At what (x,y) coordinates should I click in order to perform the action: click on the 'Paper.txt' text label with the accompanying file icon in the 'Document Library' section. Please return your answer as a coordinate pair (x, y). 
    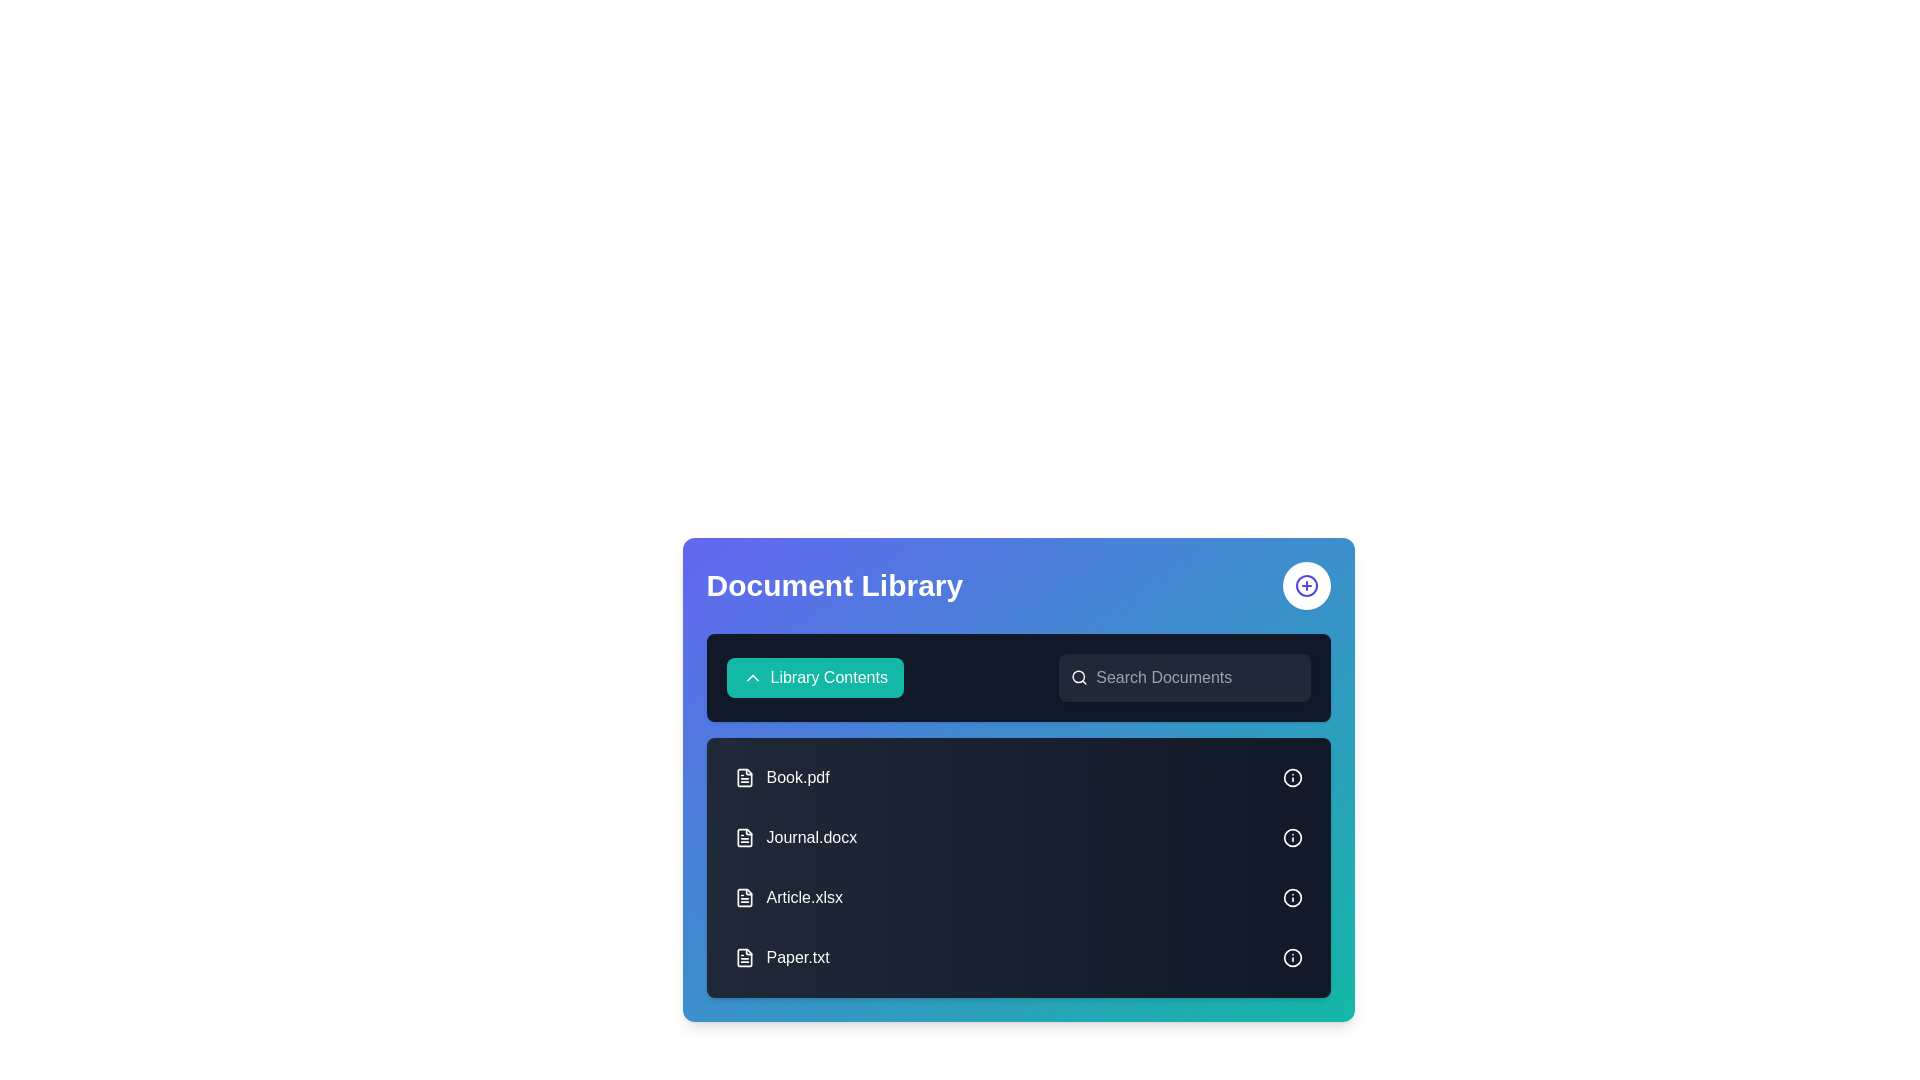
    Looking at the image, I should click on (781, 956).